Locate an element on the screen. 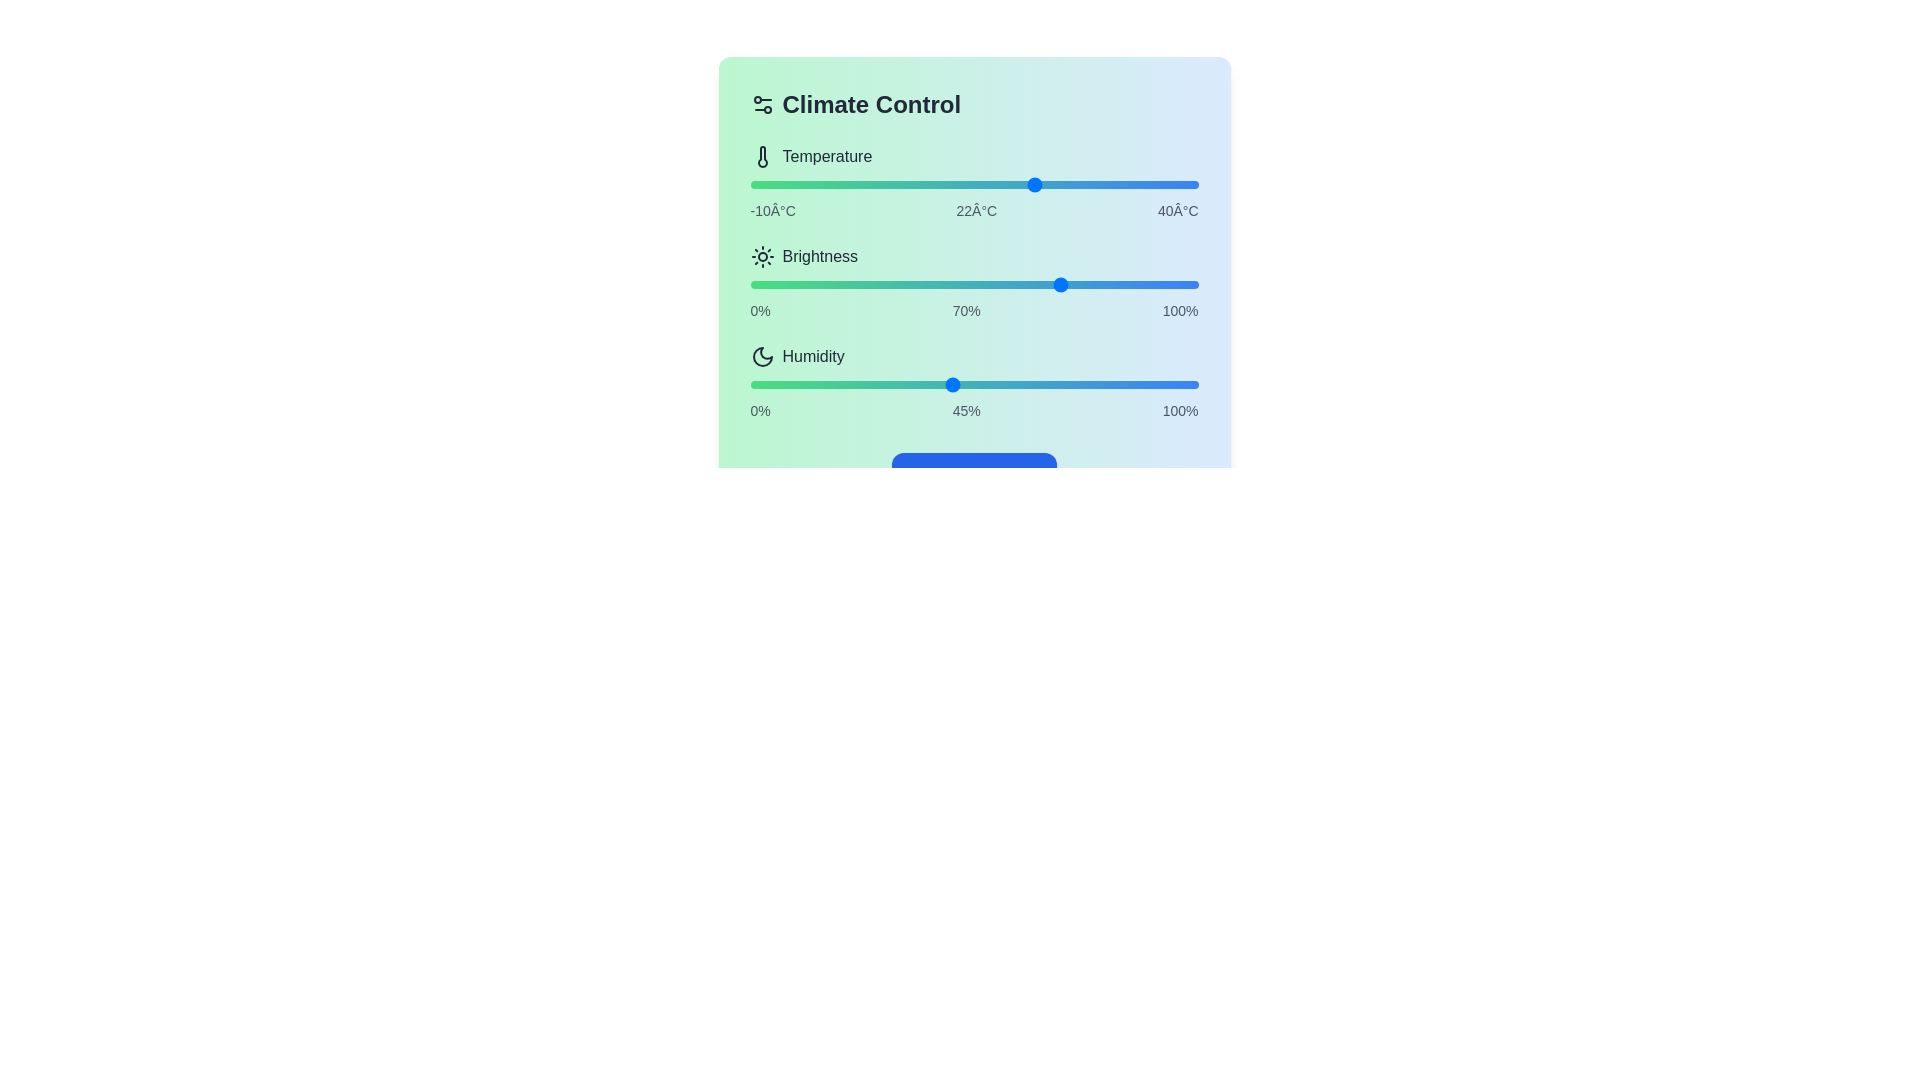 The image size is (1920, 1080). the humidity is located at coordinates (858, 385).